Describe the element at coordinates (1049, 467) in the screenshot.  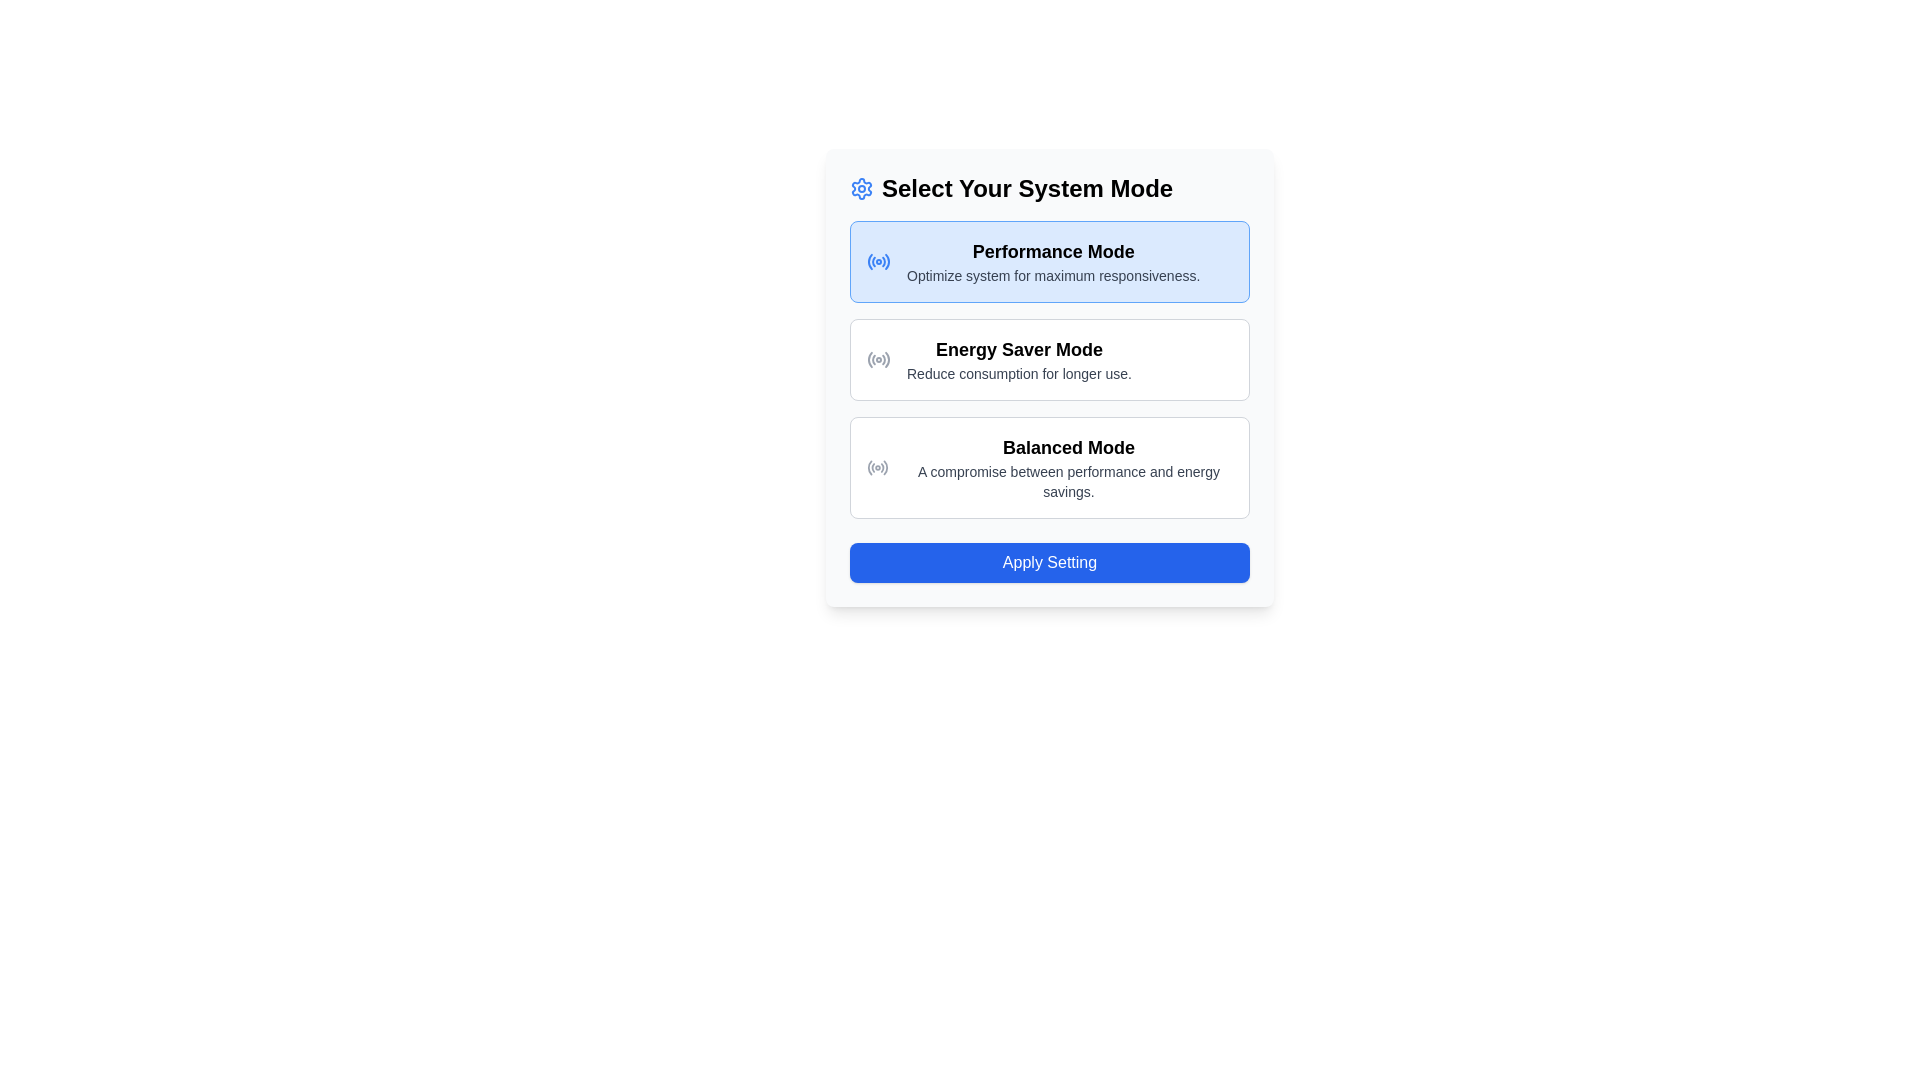
I see `the 'Balanced Mode' selectable item in the list` at that location.